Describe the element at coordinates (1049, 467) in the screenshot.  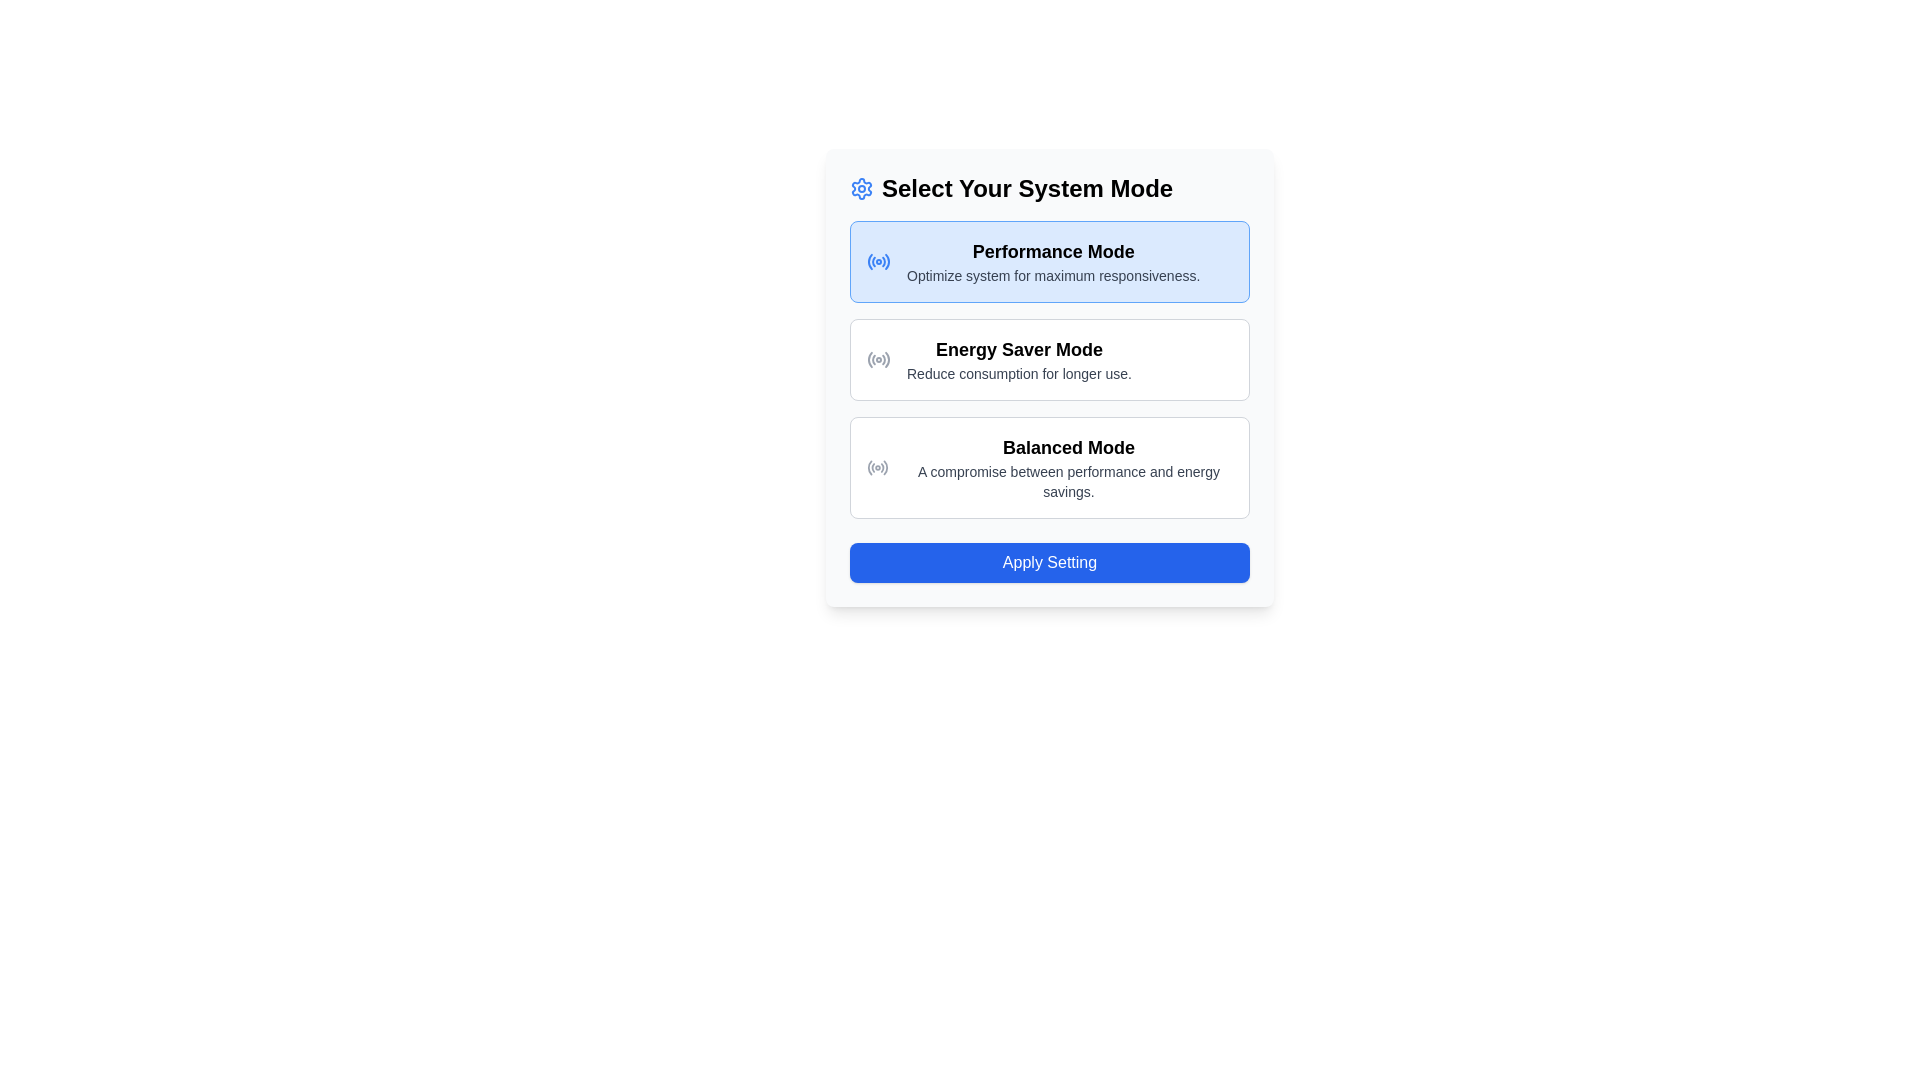
I see `the 'Balanced Mode' selectable item in the list` at that location.